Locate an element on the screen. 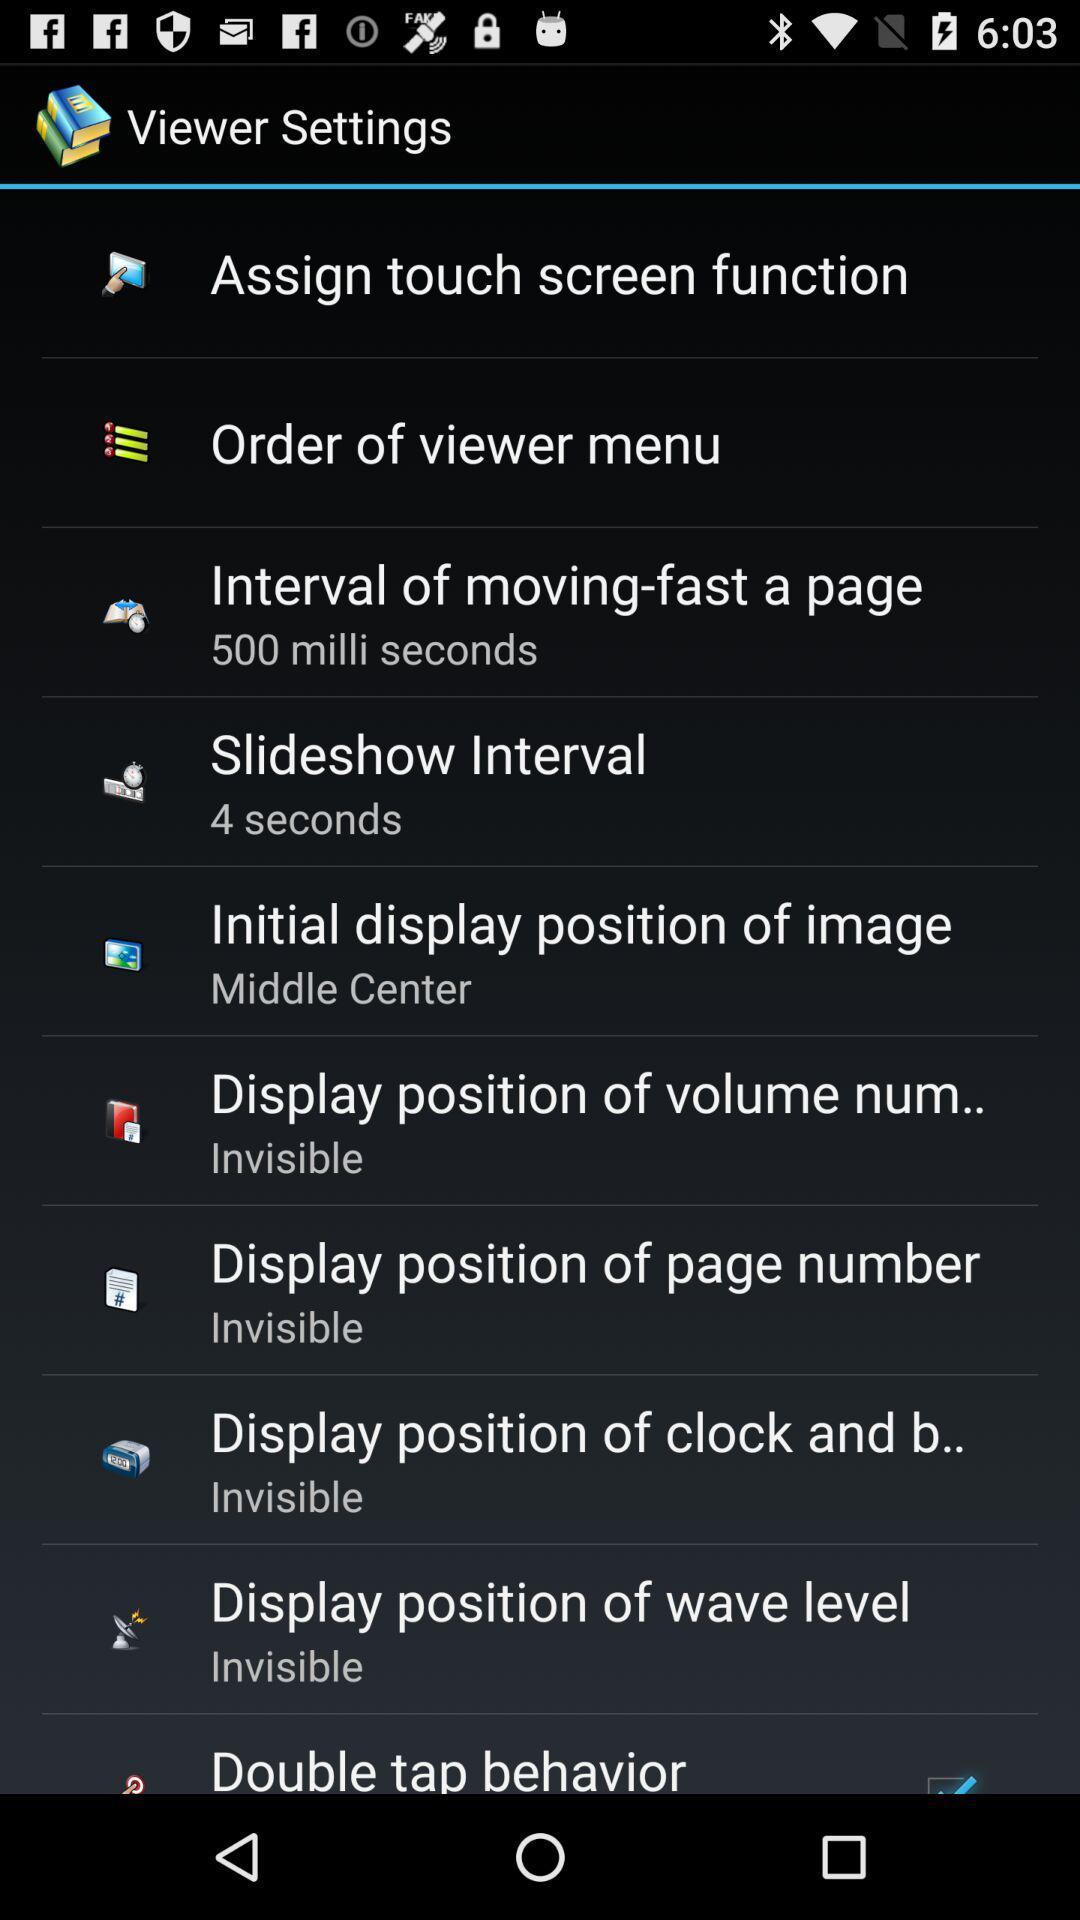  icon below the display position of icon is located at coordinates (947, 1775).